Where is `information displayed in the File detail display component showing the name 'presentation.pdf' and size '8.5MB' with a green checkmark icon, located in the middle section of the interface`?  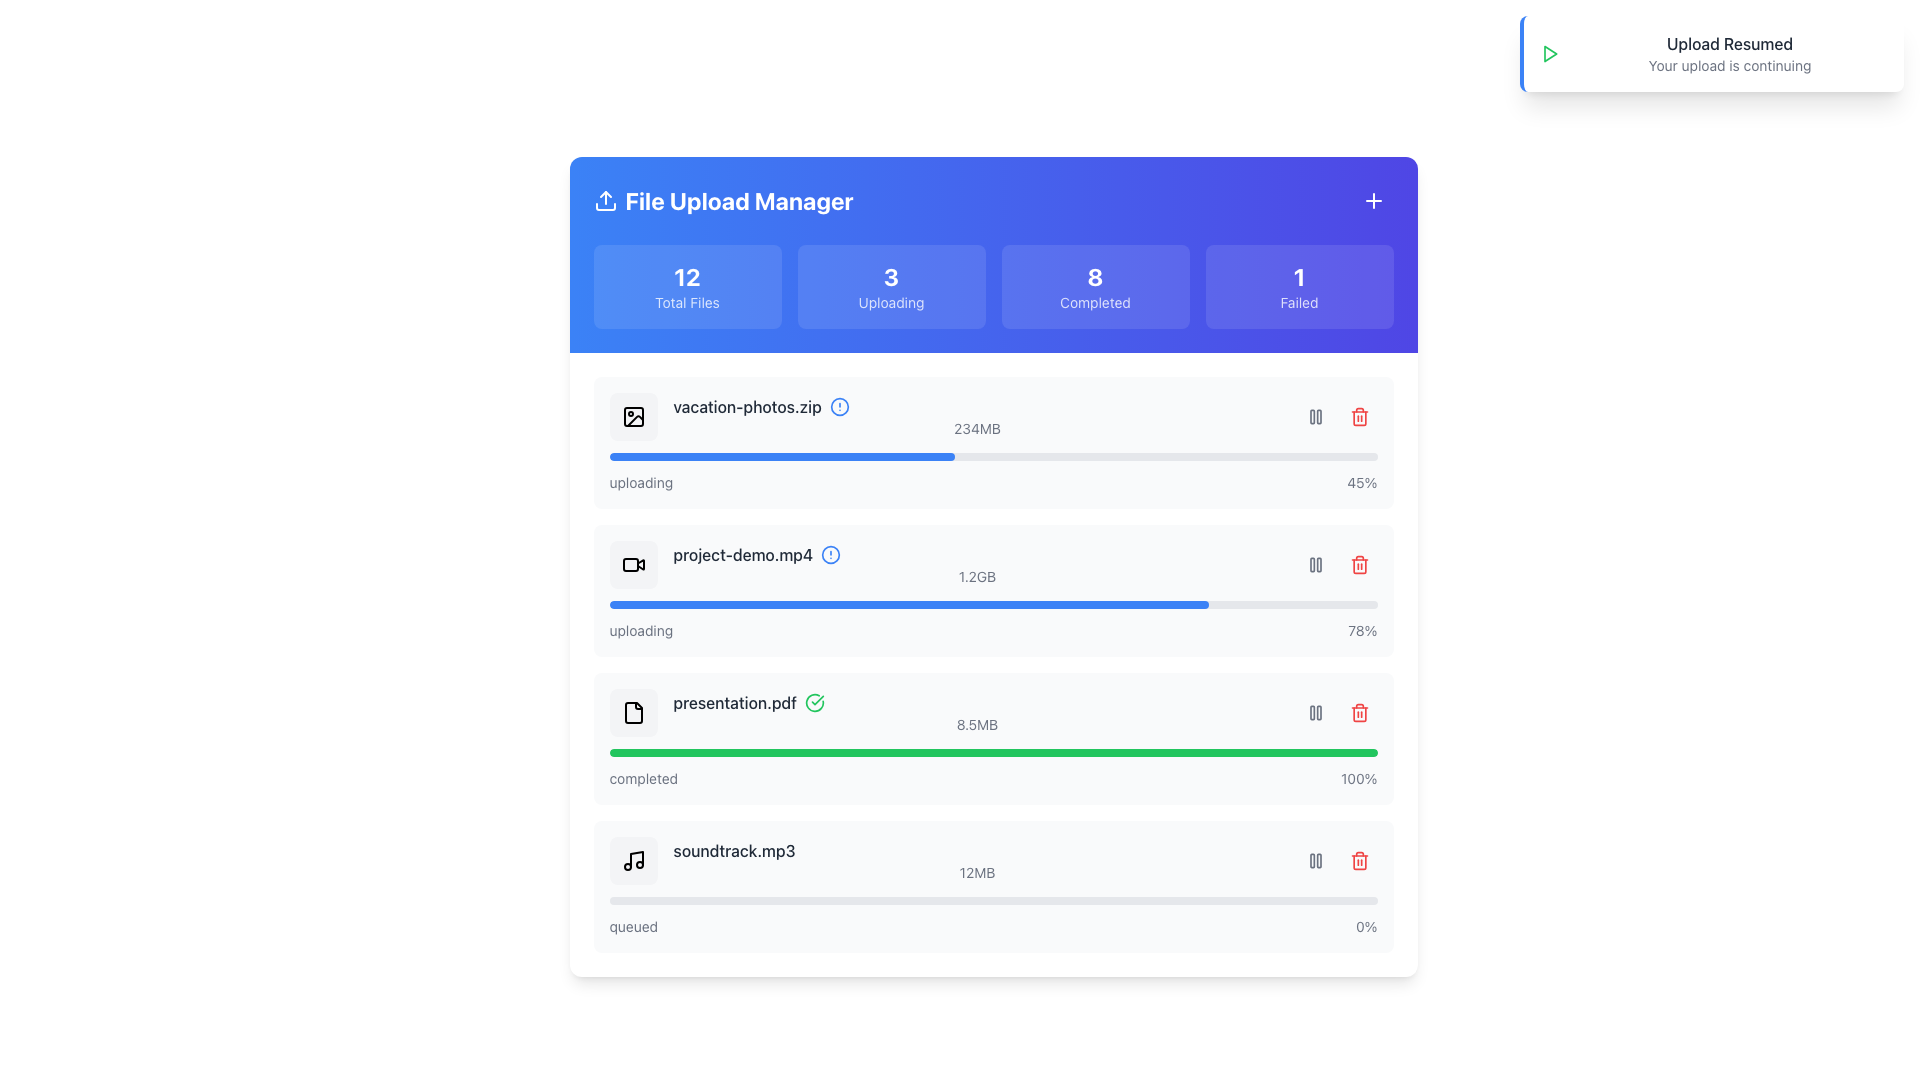
information displayed in the File detail display component showing the name 'presentation.pdf' and size '8.5MB' with a green checkmark icon, located in the middle section of the interface is located at coordinates (977, 712).